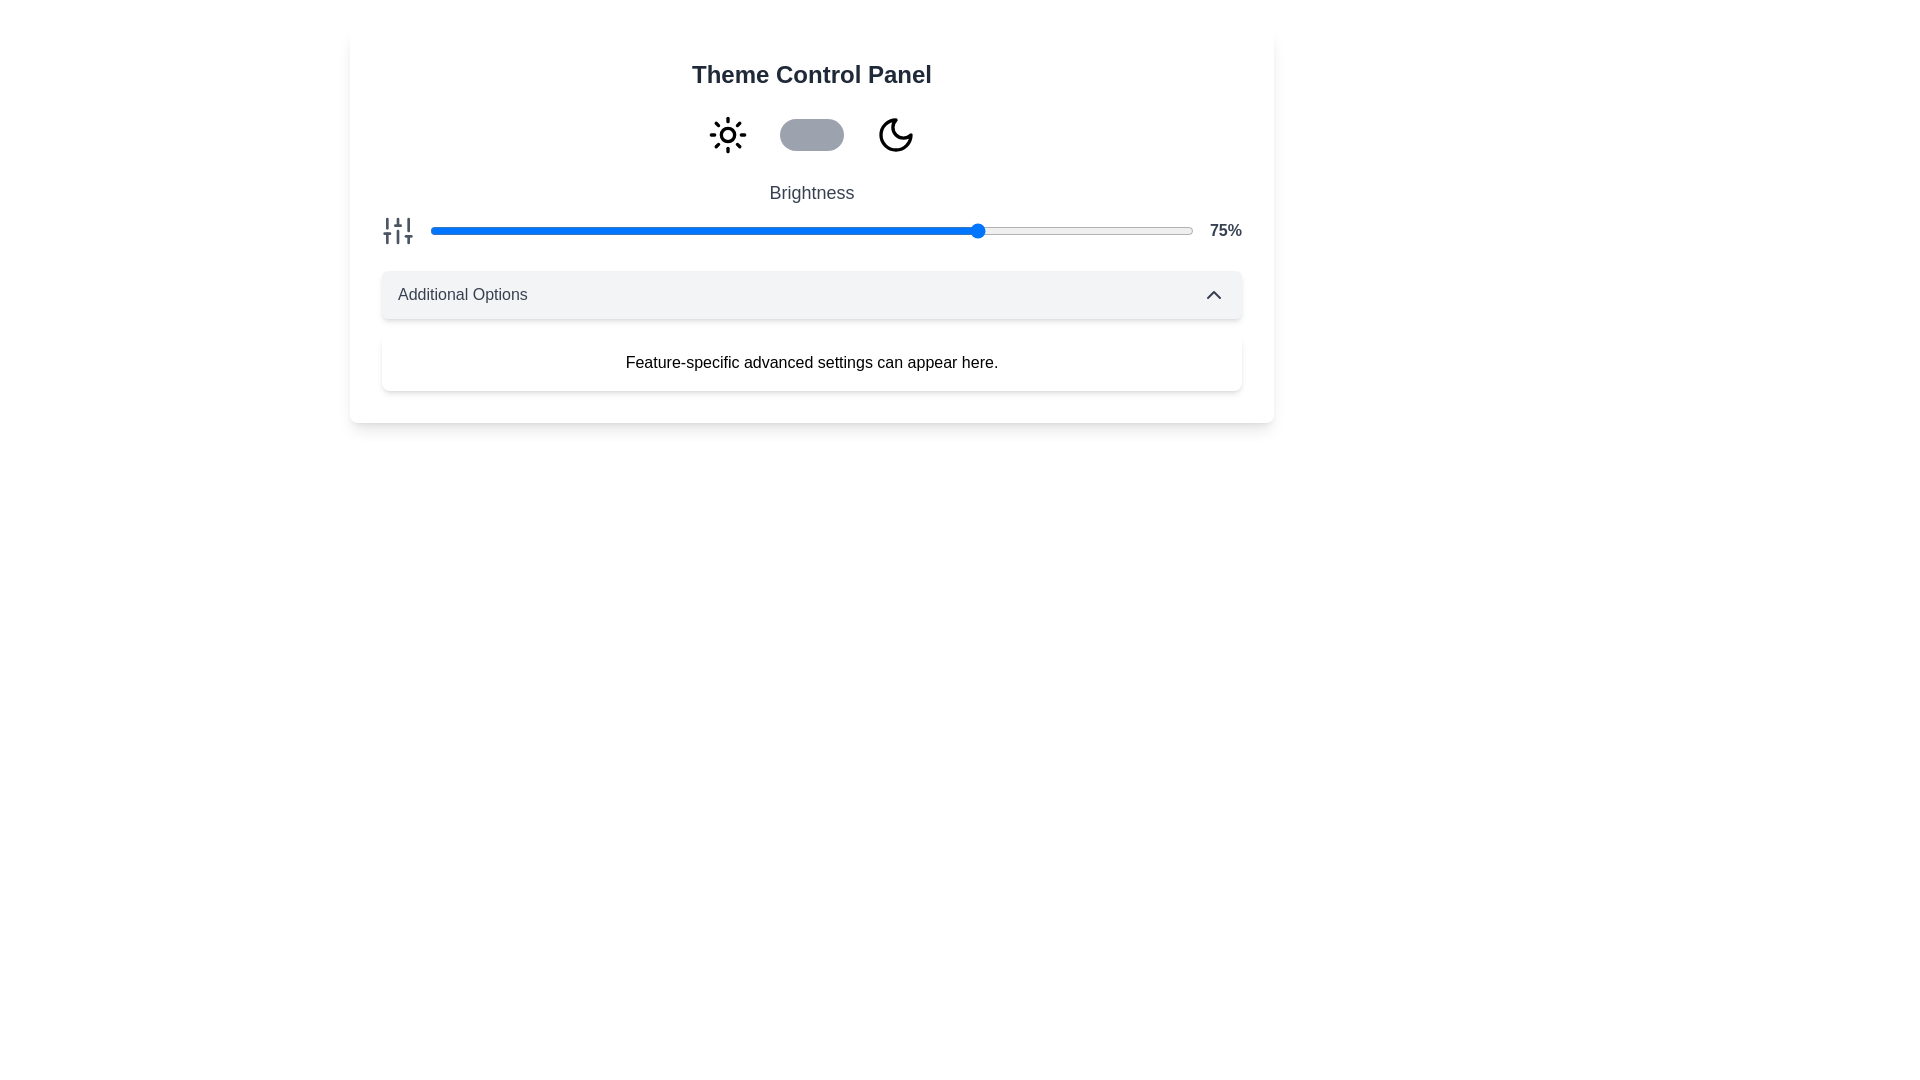 The width and height of the screenshot is (1920, 1080). Describe the element at coordinates (398, 230) in the screenshot. I see `the vertical control icon resembling sliders, which is gray in color and located to the far left of a horizontal row` at that location.